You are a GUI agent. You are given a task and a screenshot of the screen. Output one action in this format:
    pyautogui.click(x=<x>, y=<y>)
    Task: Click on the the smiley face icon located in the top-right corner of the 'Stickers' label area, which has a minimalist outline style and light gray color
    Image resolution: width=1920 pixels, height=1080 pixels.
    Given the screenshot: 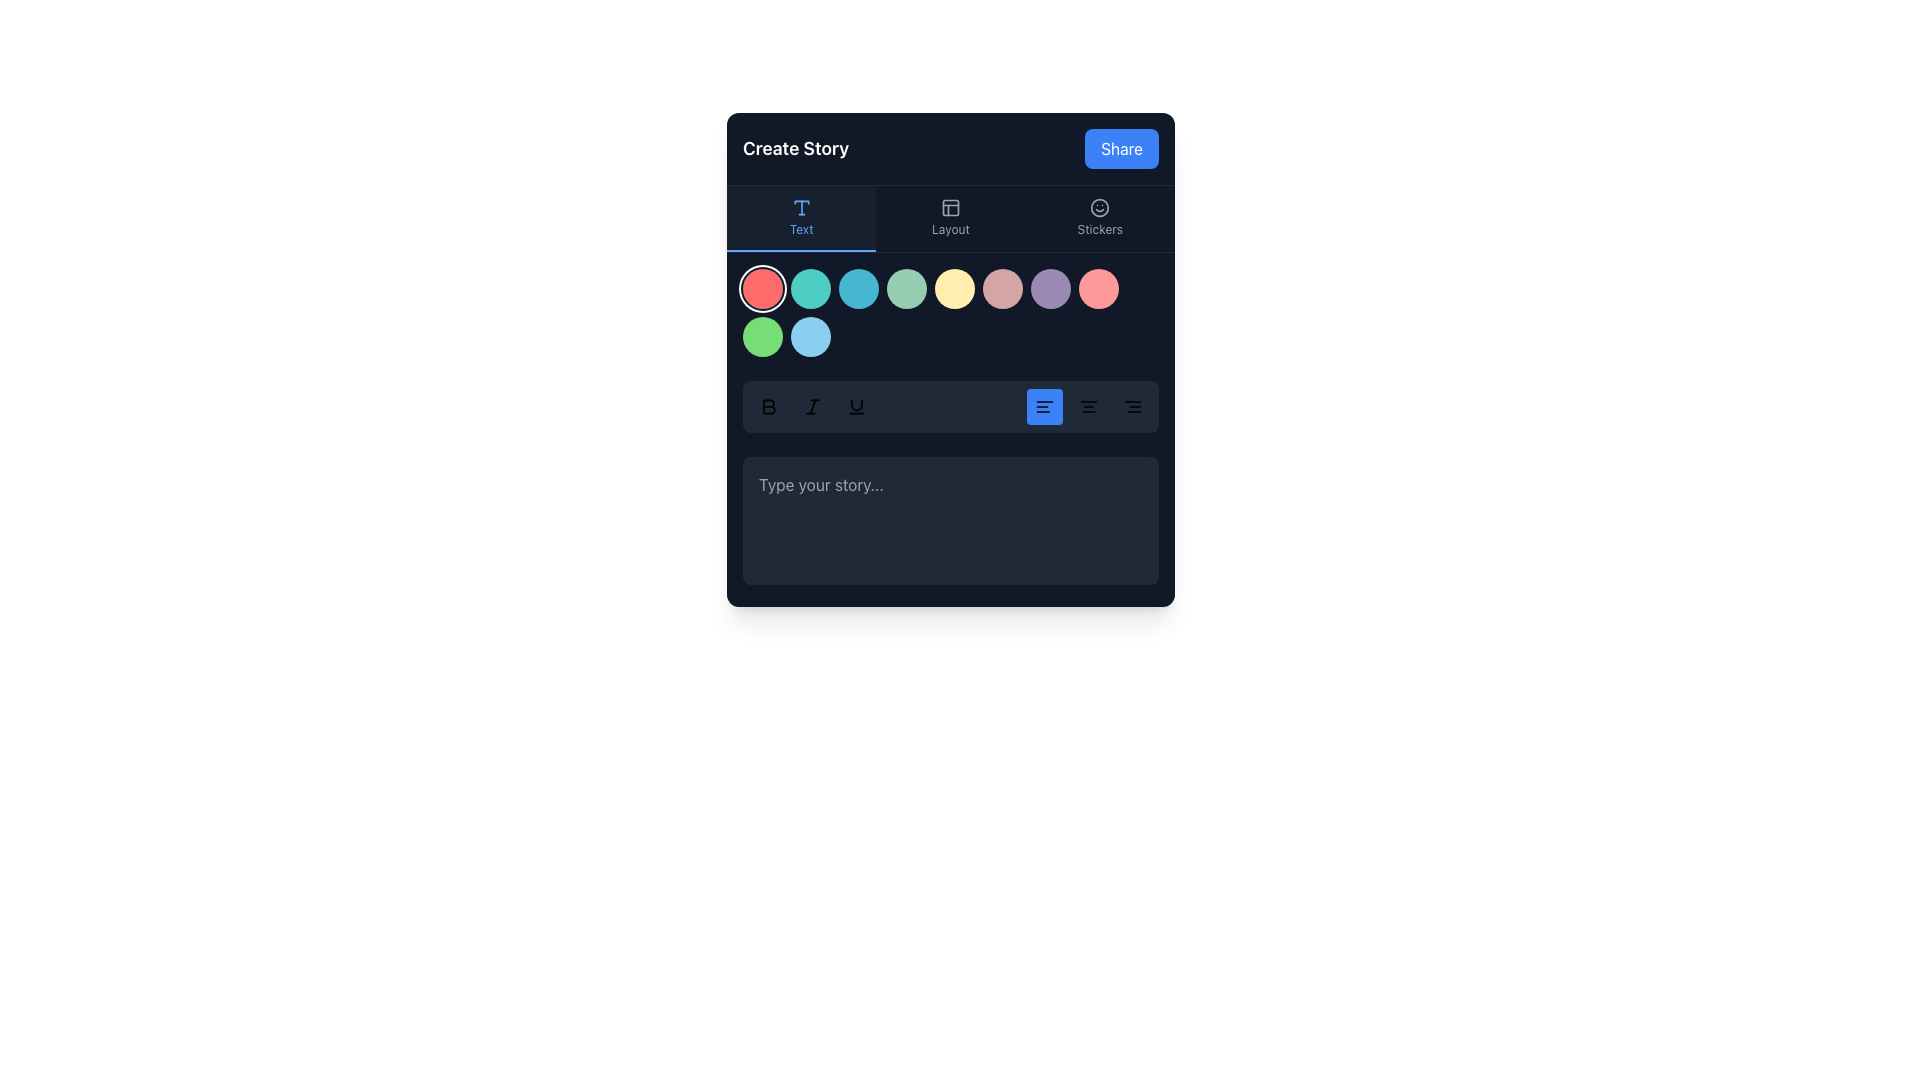 What is the action you would take?
    pyautogui.click(x=1099, y=208)
    